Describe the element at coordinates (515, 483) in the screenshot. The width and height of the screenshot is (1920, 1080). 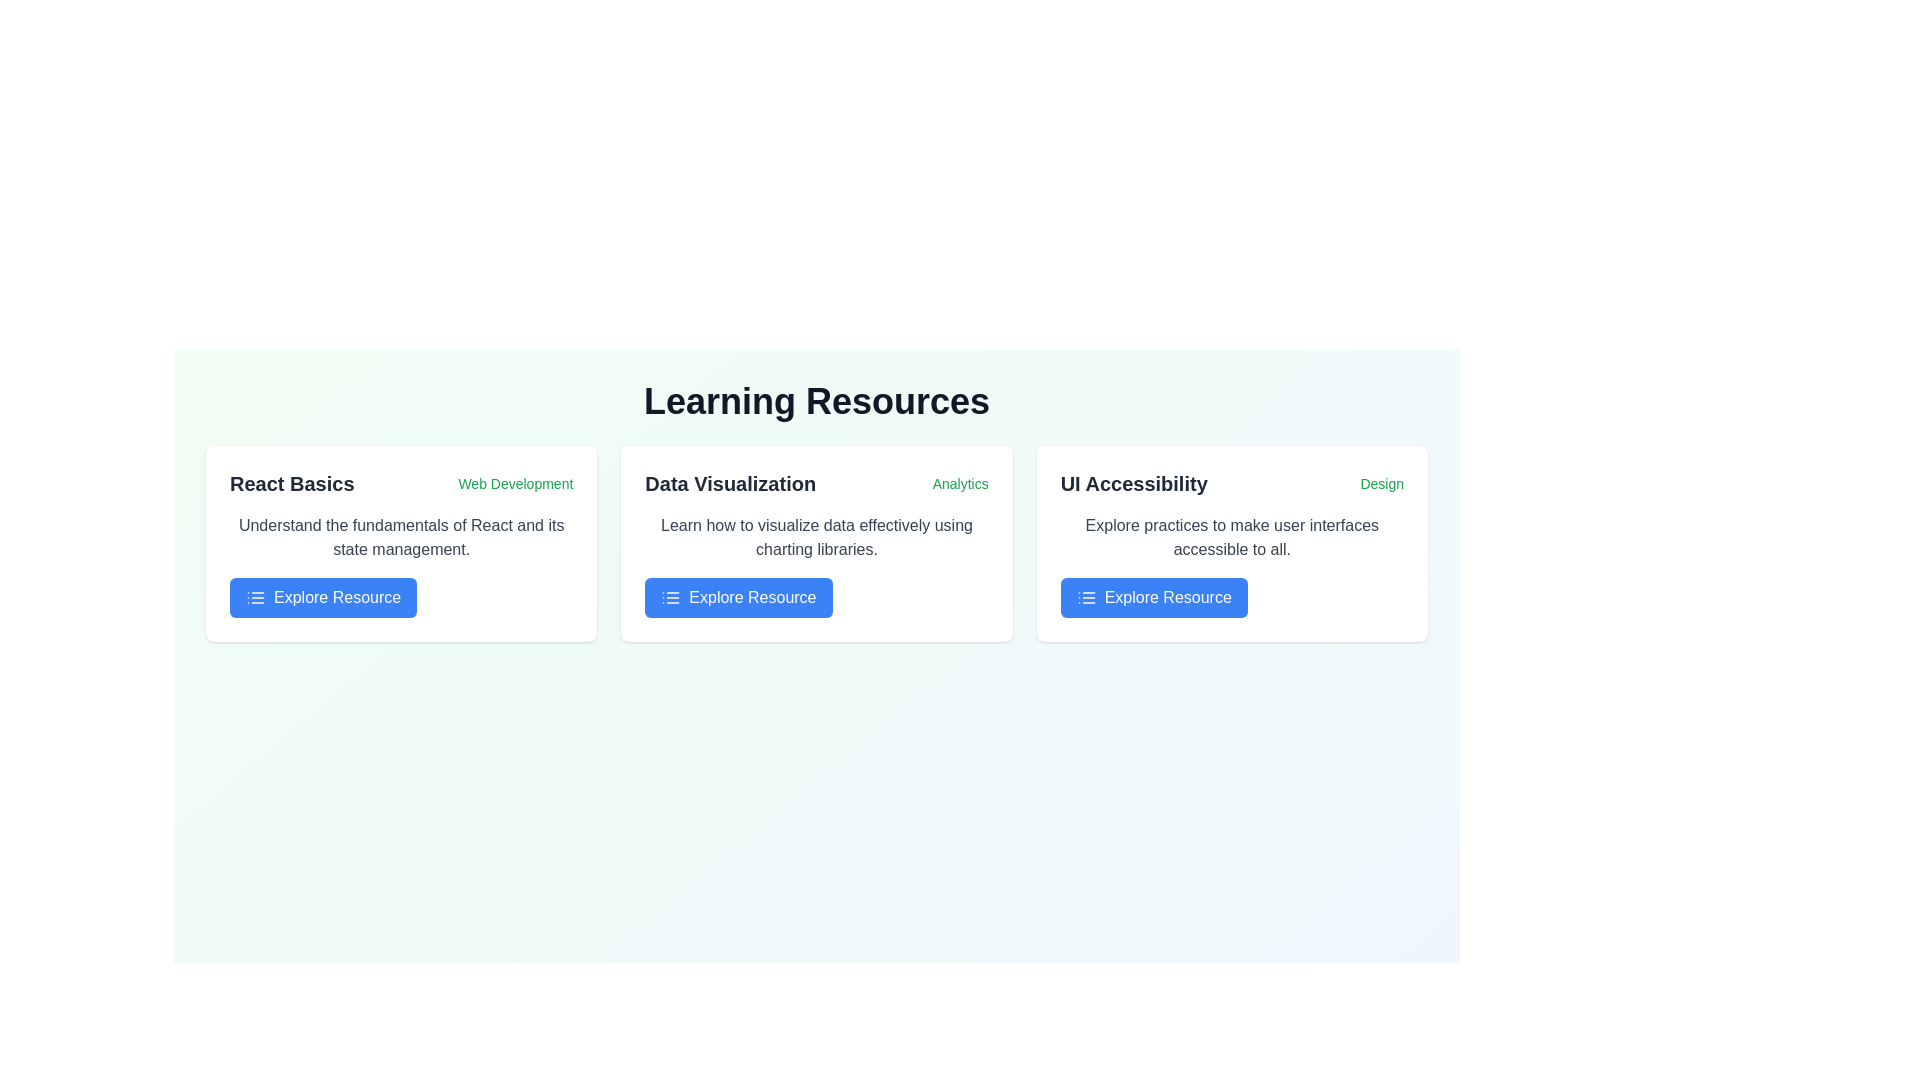
I see `text label displaying 'Web Development' in green color, located in the upper-right corner of the first card next to the title 'React Basics'` at that location.